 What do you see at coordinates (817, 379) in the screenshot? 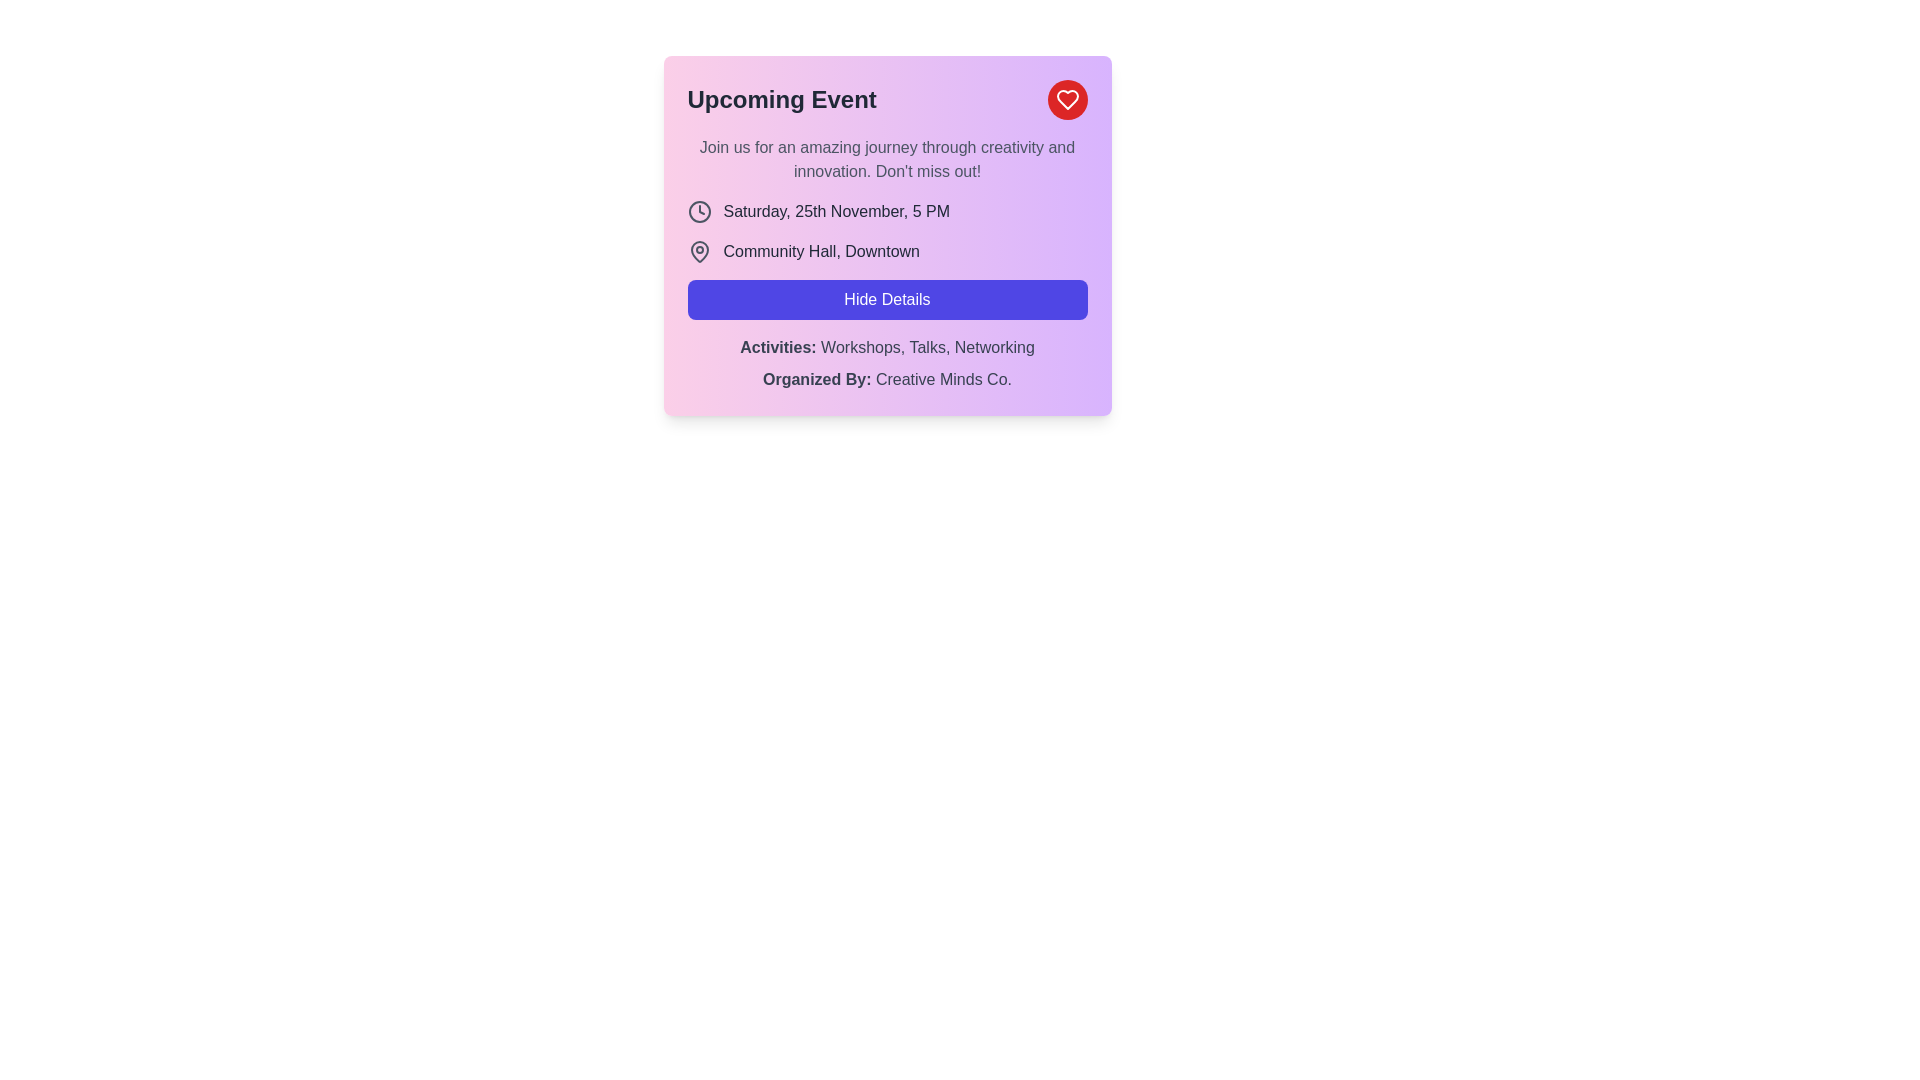
I see `the text label indicating the organizer of the event, which is positioned under the 'Hide Details' button and precedes 'Creative Minds Co.'` at bounding box center [817, 379].